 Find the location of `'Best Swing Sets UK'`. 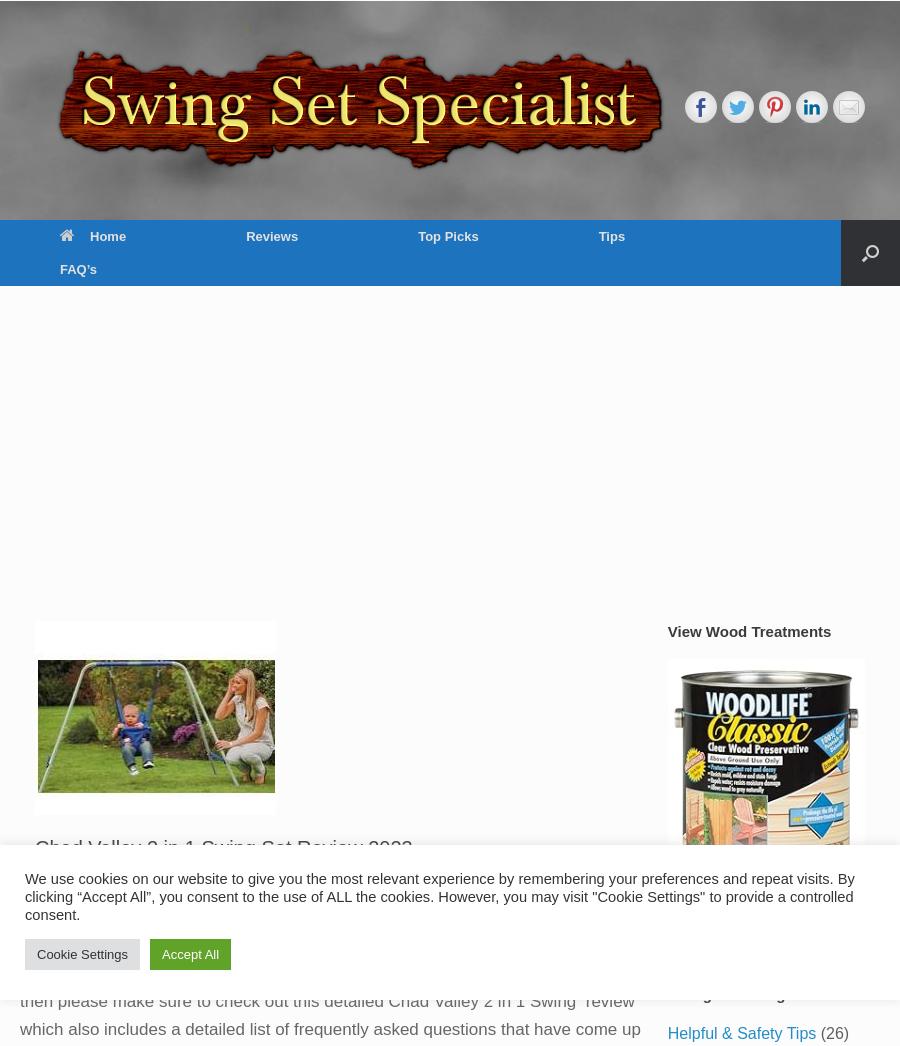

'Best Swing Sets UK' is located at coordinates (451, 320).